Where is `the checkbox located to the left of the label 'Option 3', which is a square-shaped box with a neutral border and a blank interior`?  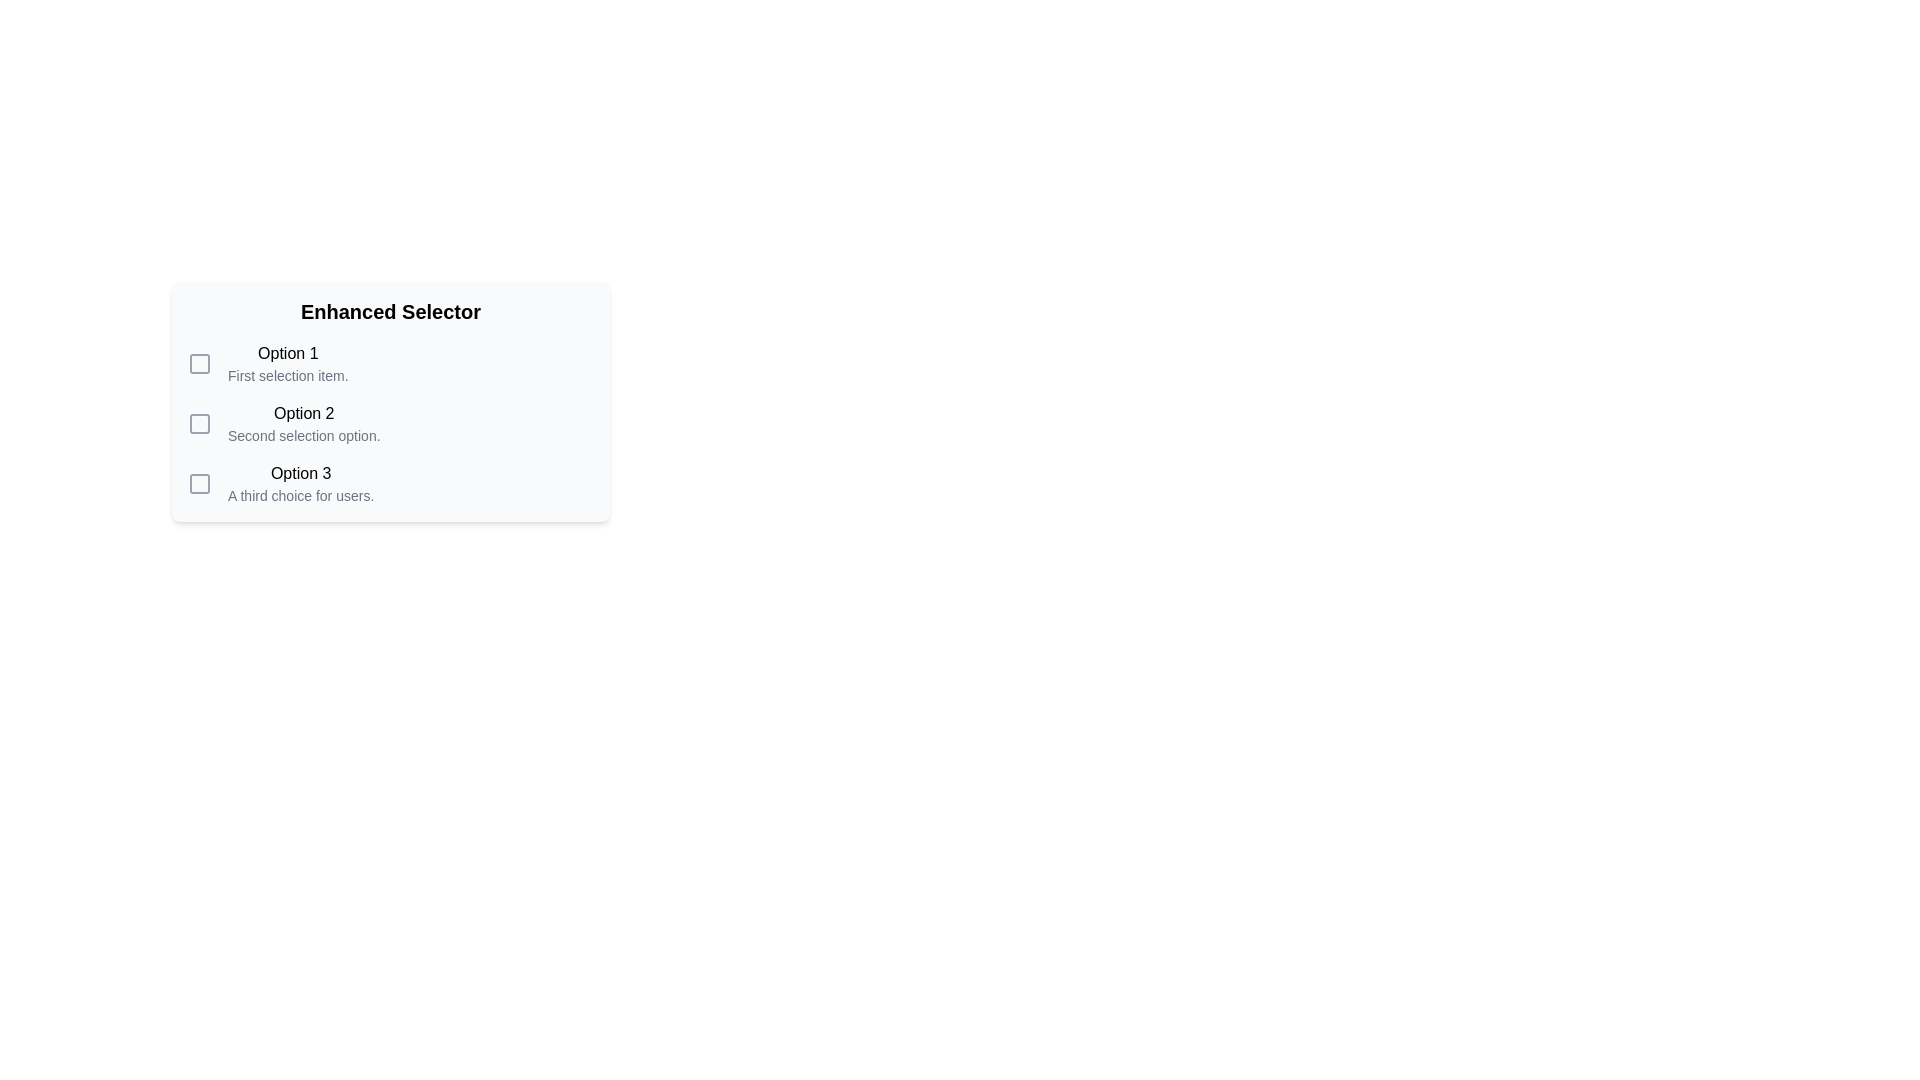
the checkbox located to the left of the label 'Option 3', which is a square-shaped box with a neutral border and a blank interior is located at coordinates (200, 483).